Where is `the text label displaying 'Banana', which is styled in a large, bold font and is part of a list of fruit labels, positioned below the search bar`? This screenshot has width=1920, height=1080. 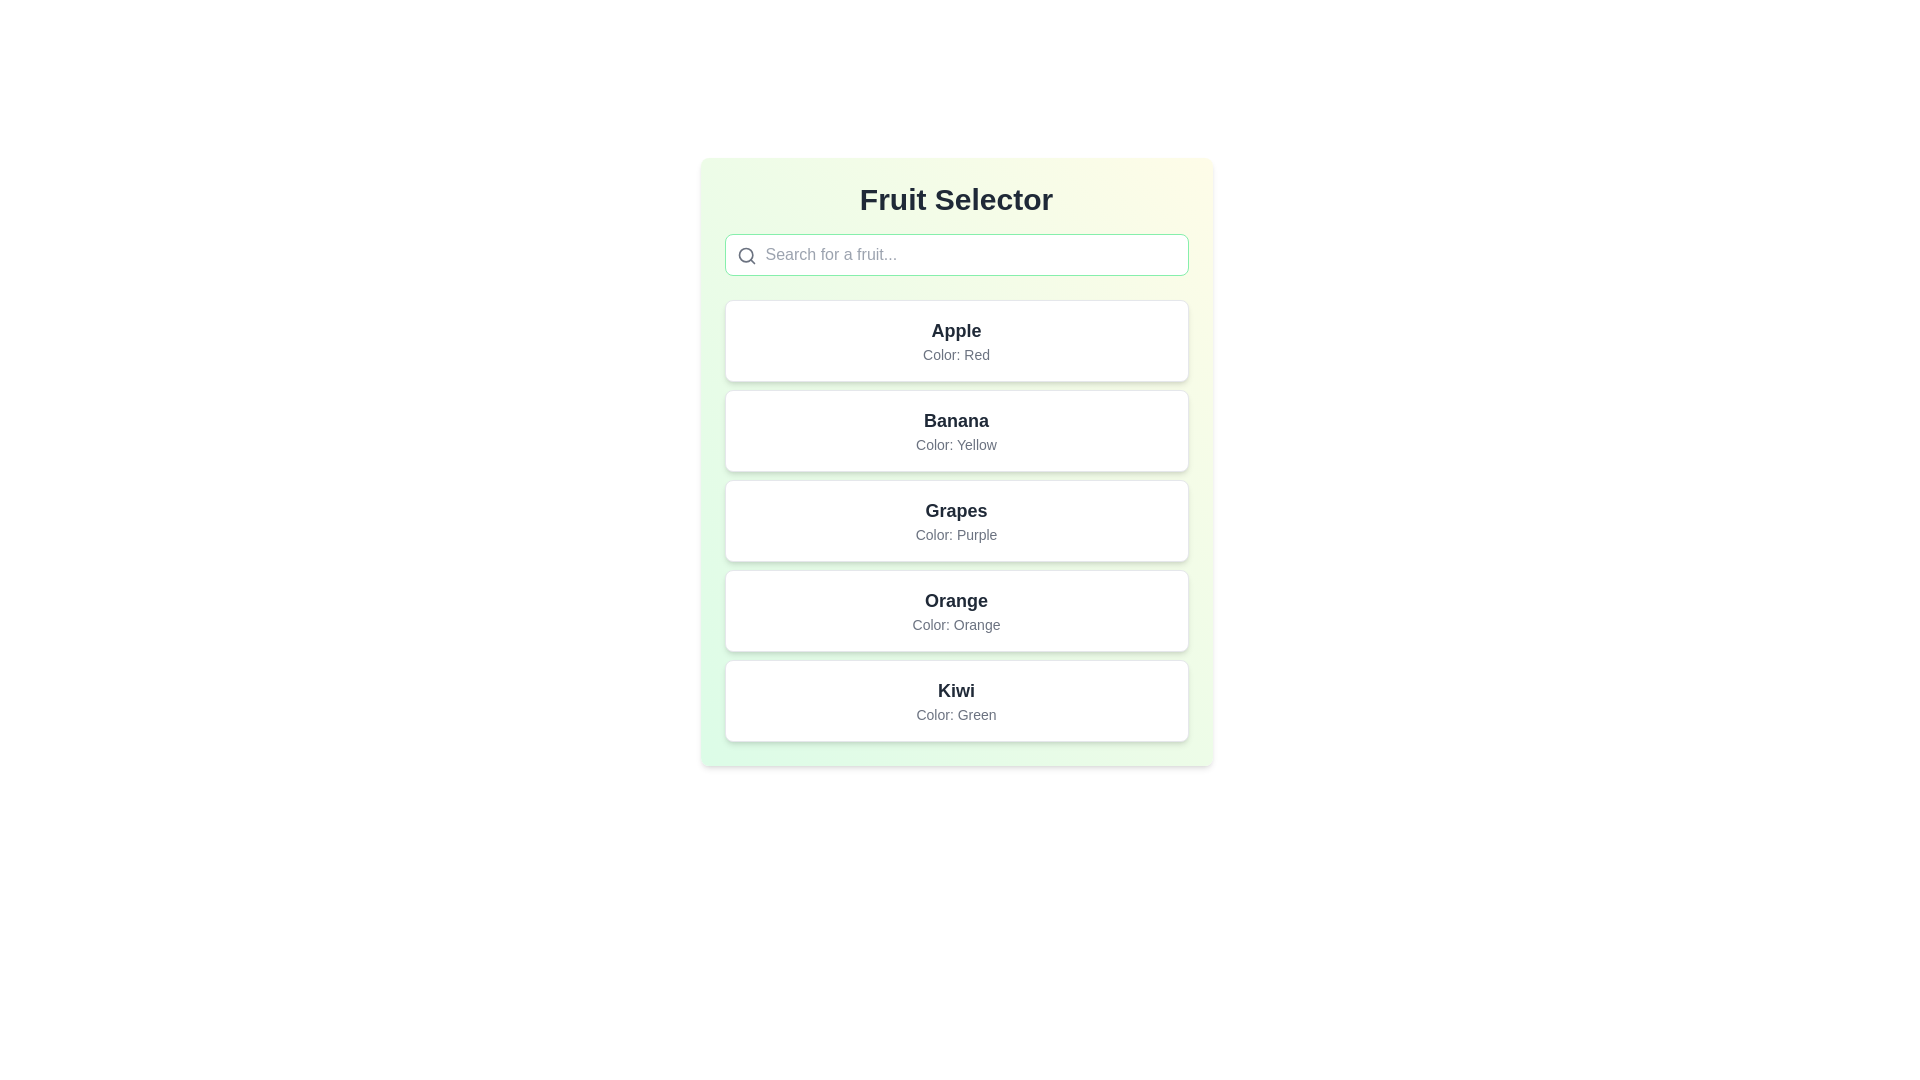
the text label displaying 'Banana', which is styled in a large, bold font and is part of a list of fruit labels, positioned below the search bar is located at coordinates (955, 419).